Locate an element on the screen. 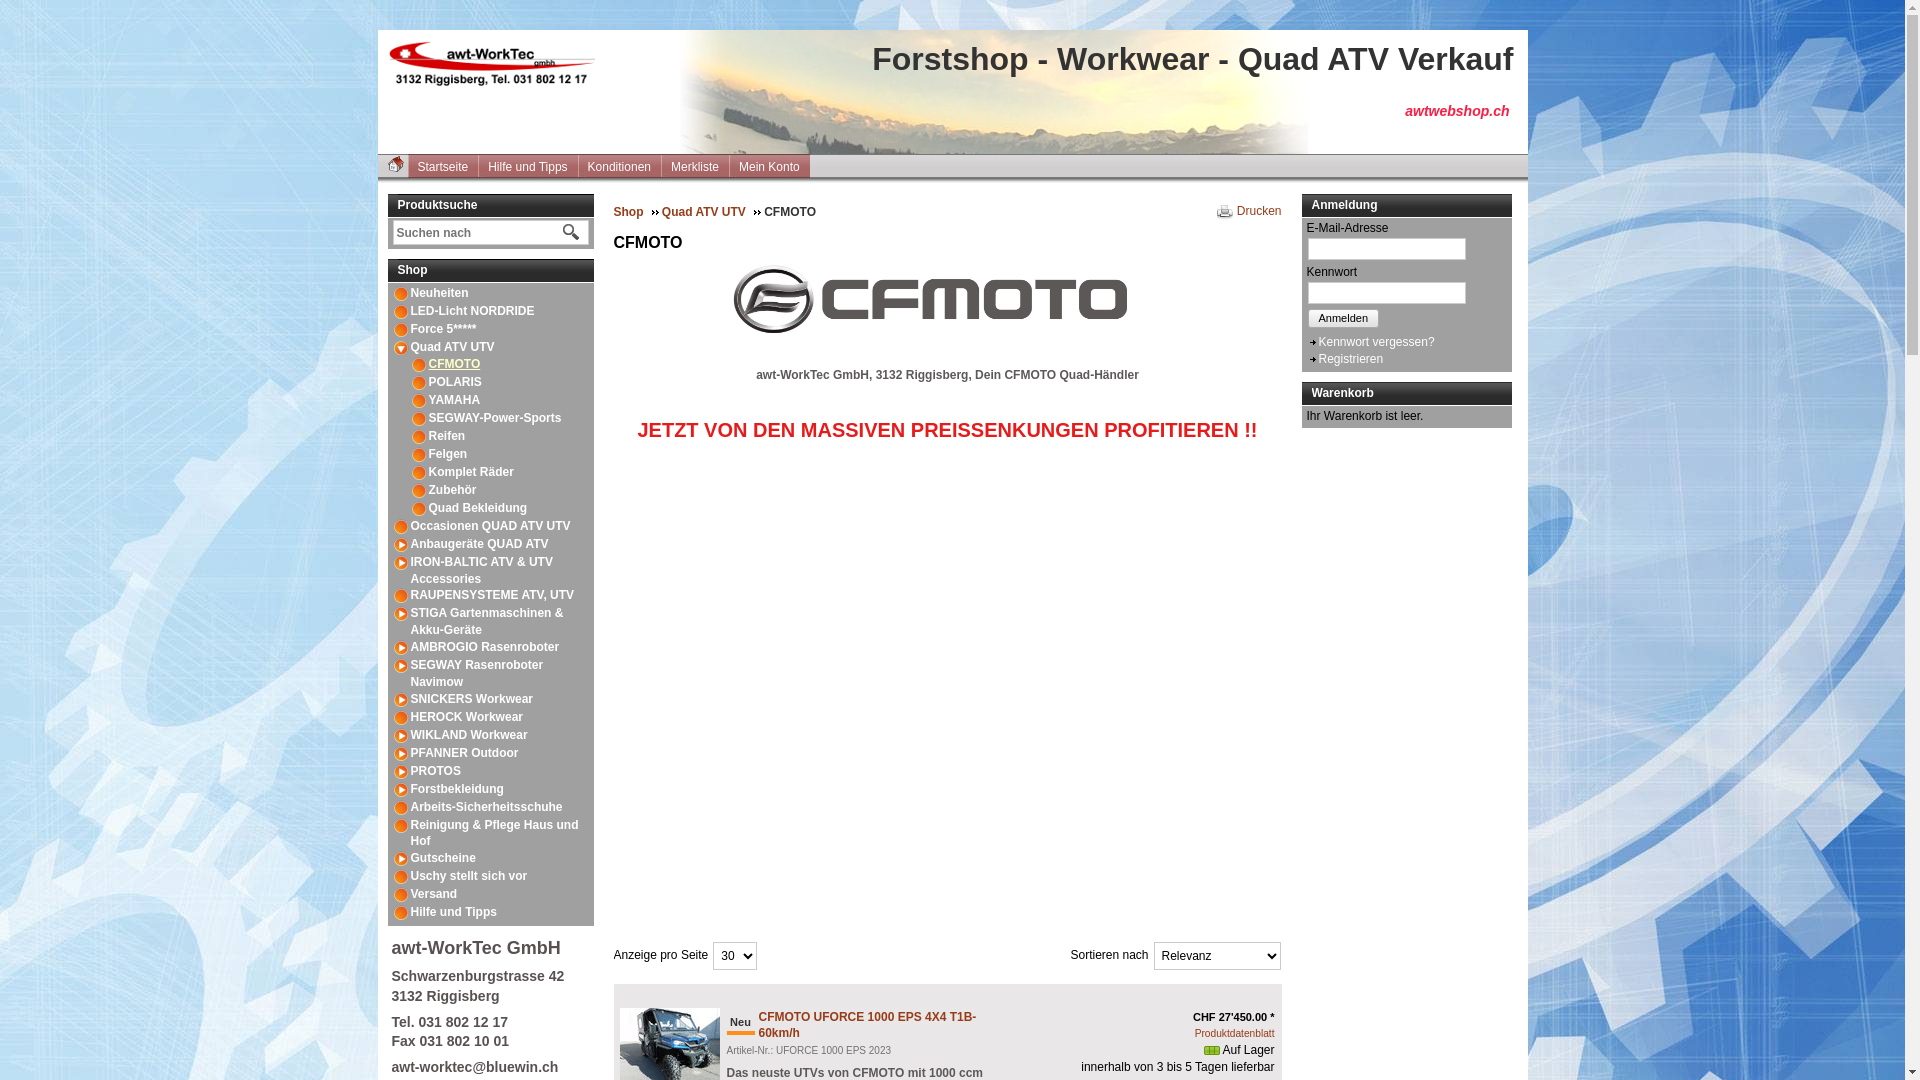 Image resolution: width=1920 pixels, height=1080 pixels. 'IRON-BALTIC ATV & UTV Accessories' is located at coordinates (480, 570).